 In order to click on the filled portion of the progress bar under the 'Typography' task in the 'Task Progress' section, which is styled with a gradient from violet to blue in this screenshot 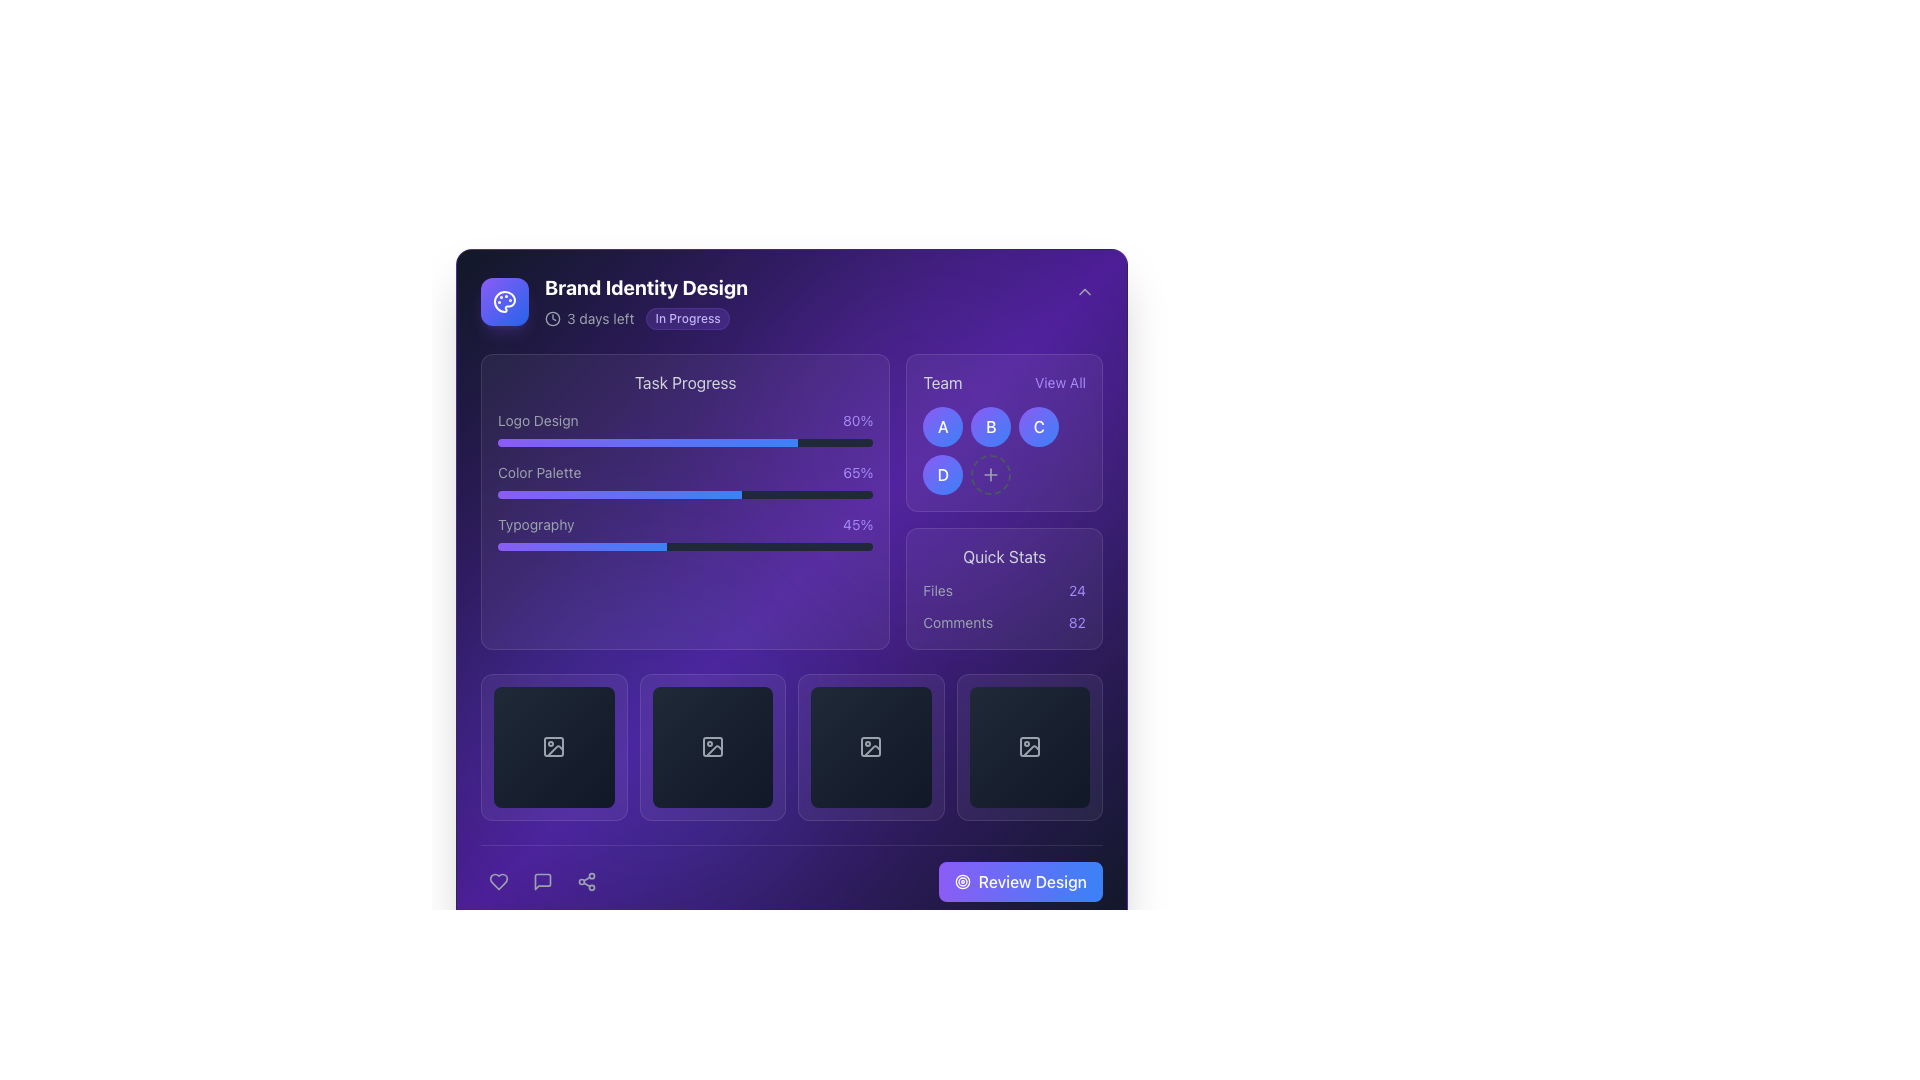, I will do `click(581, 547)`.